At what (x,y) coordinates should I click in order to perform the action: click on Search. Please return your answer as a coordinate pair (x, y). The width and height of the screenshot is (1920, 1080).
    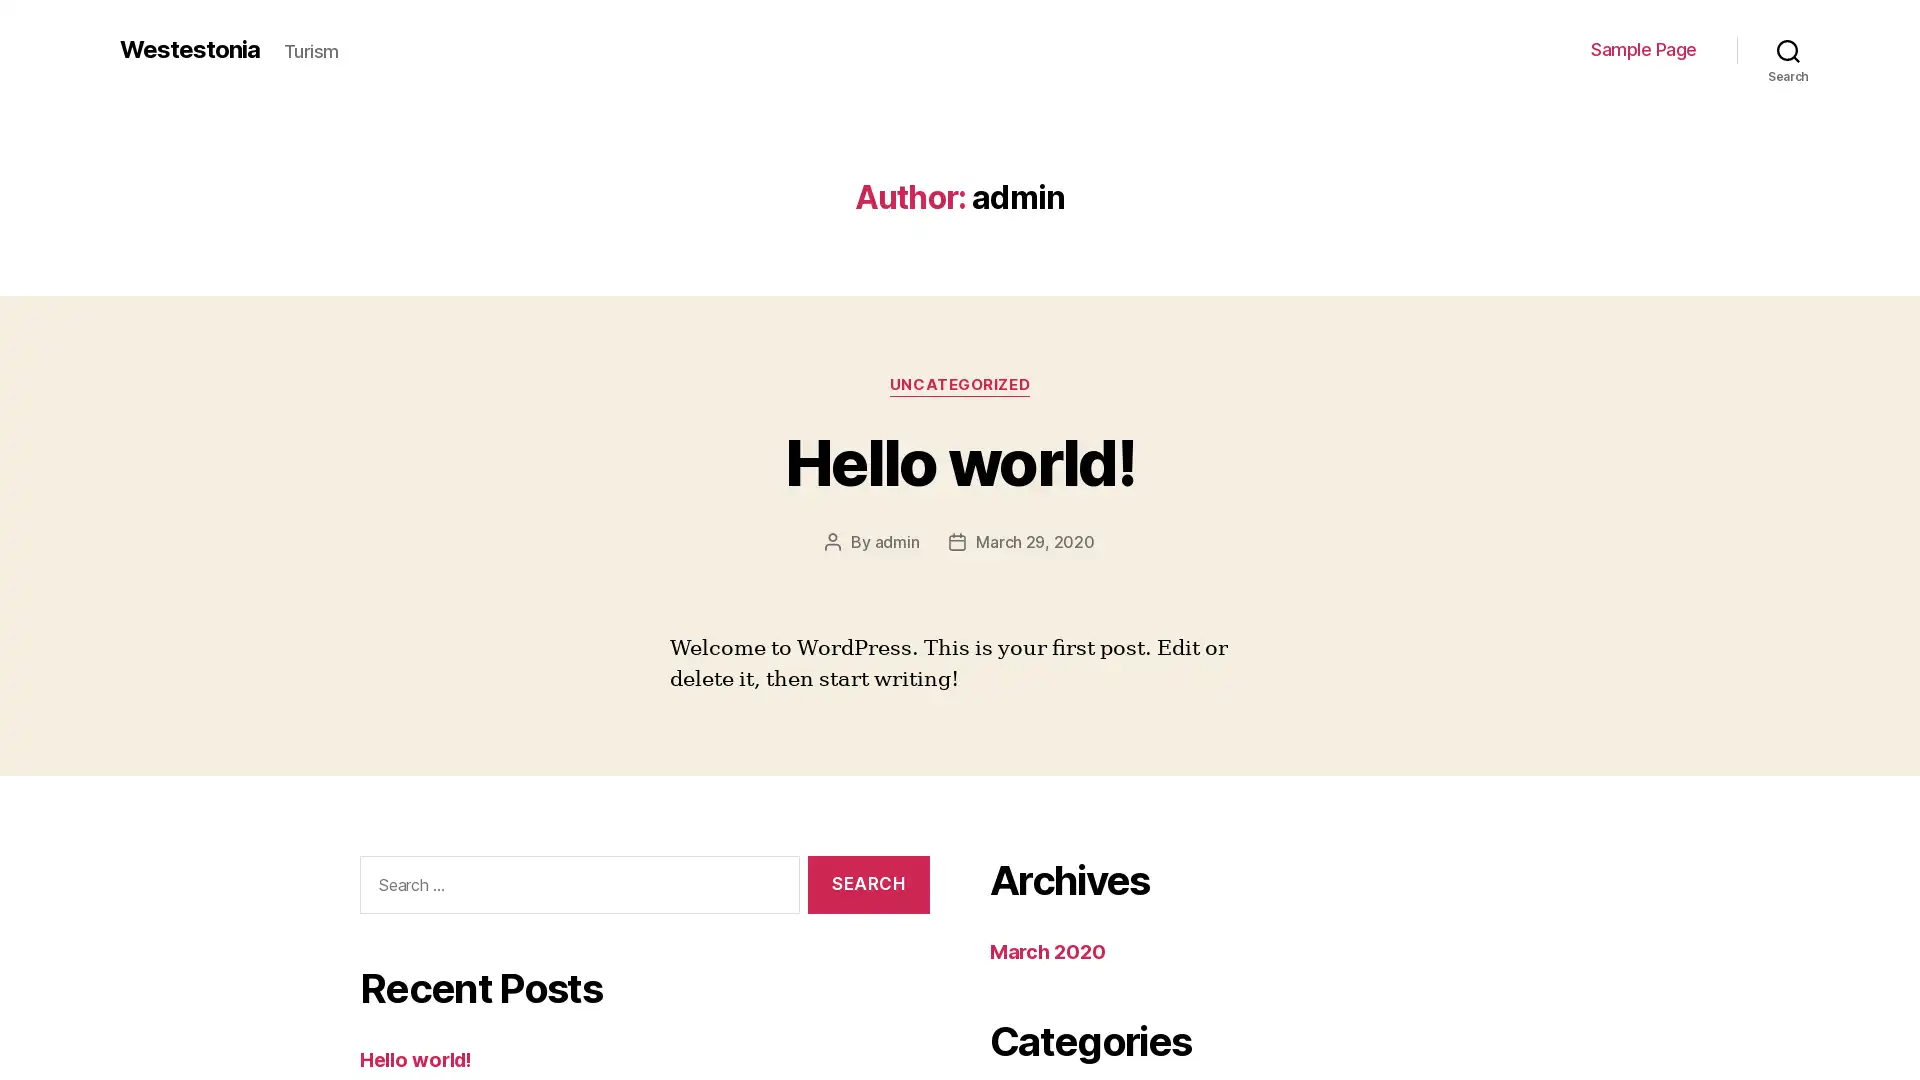
    Looking at the image, I should click on (1788, 49).